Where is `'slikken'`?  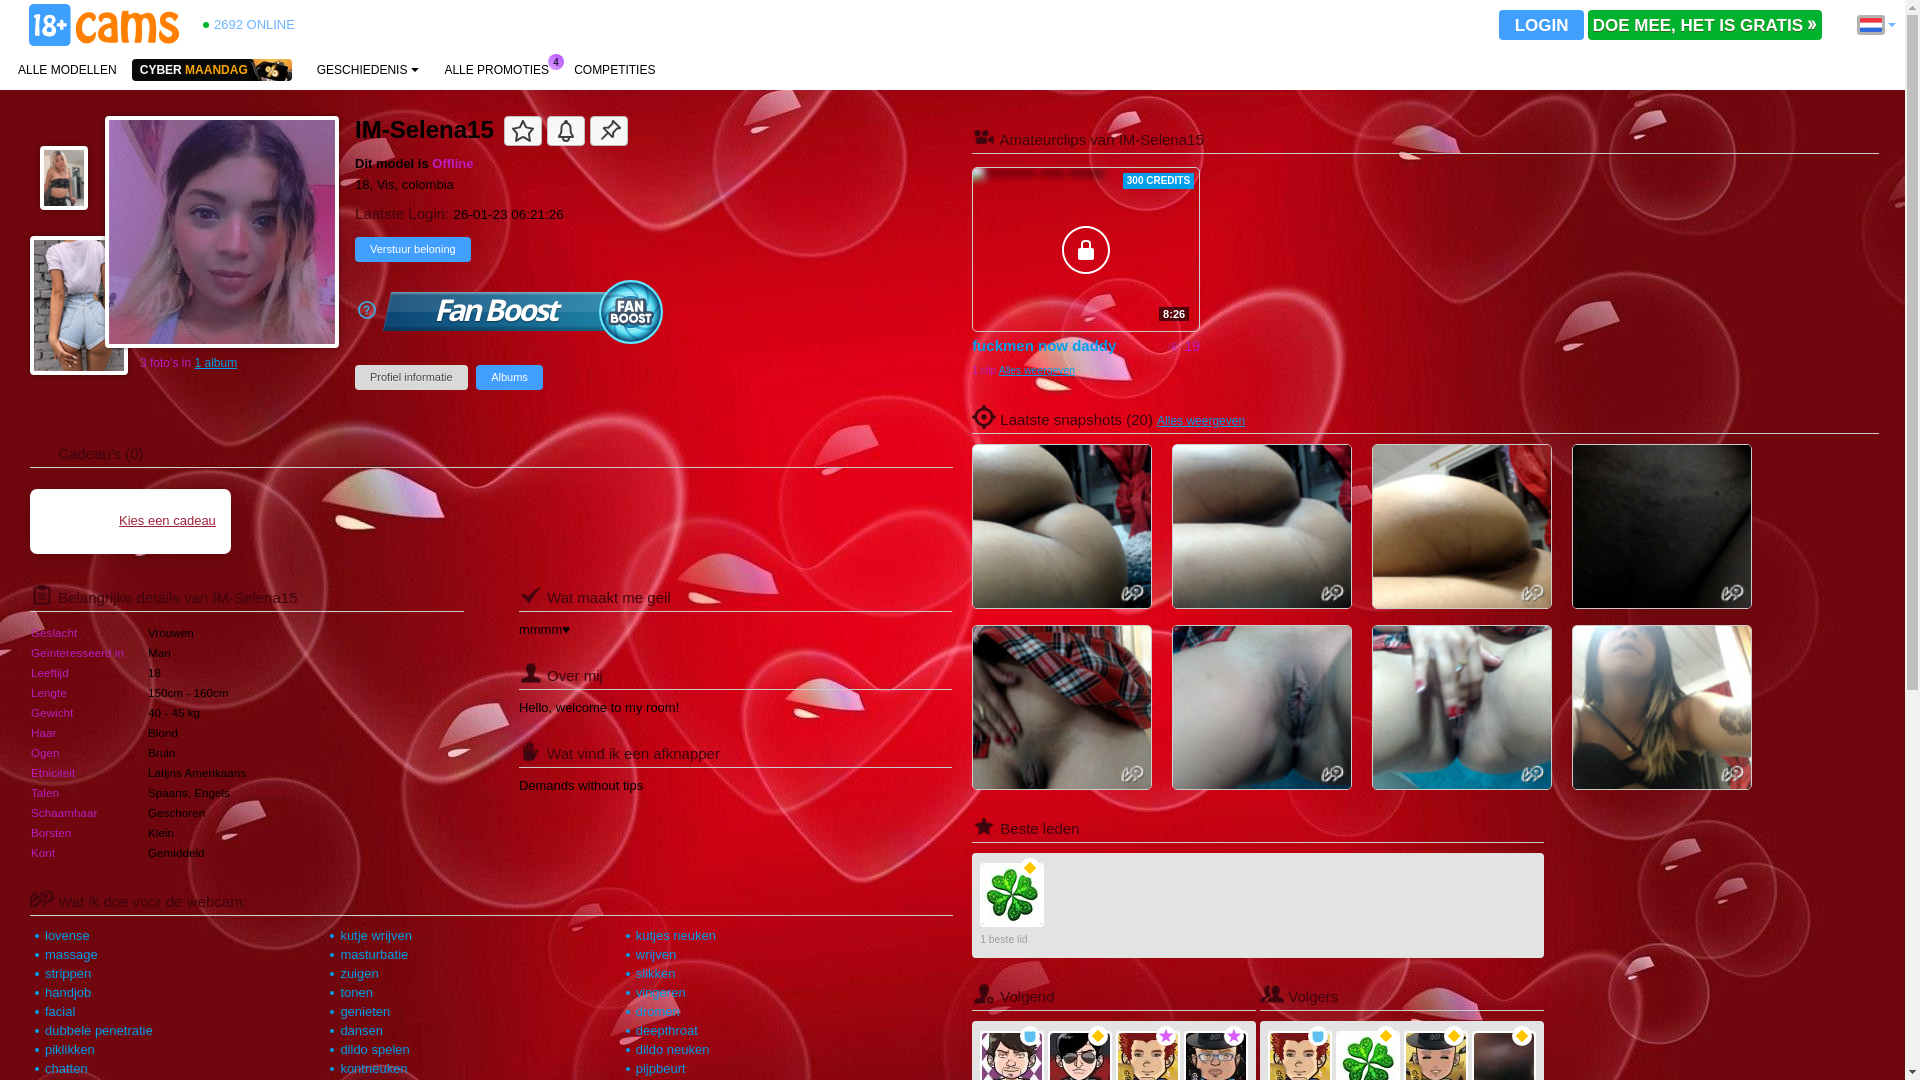
'slikken' is located at coordinates (656, 972).